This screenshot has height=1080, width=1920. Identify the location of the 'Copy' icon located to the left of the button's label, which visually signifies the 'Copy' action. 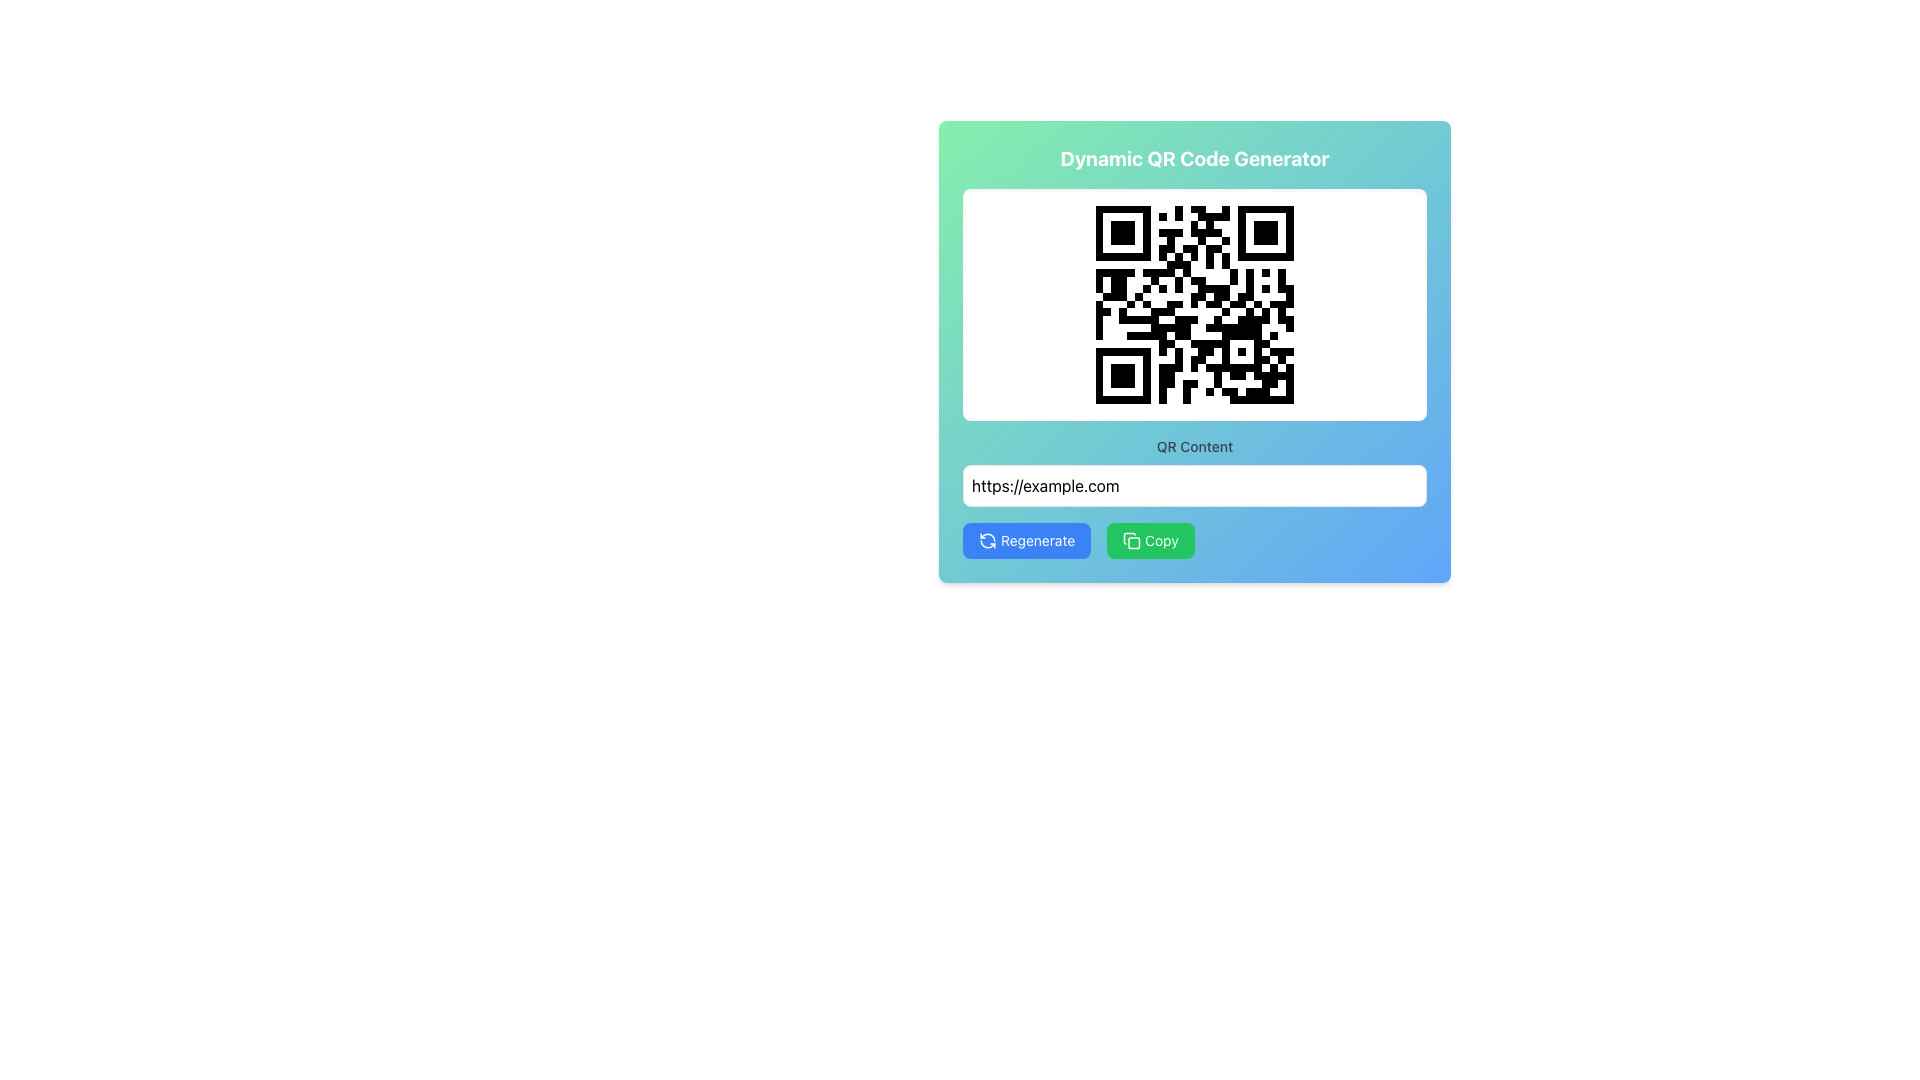
(1132, 540).